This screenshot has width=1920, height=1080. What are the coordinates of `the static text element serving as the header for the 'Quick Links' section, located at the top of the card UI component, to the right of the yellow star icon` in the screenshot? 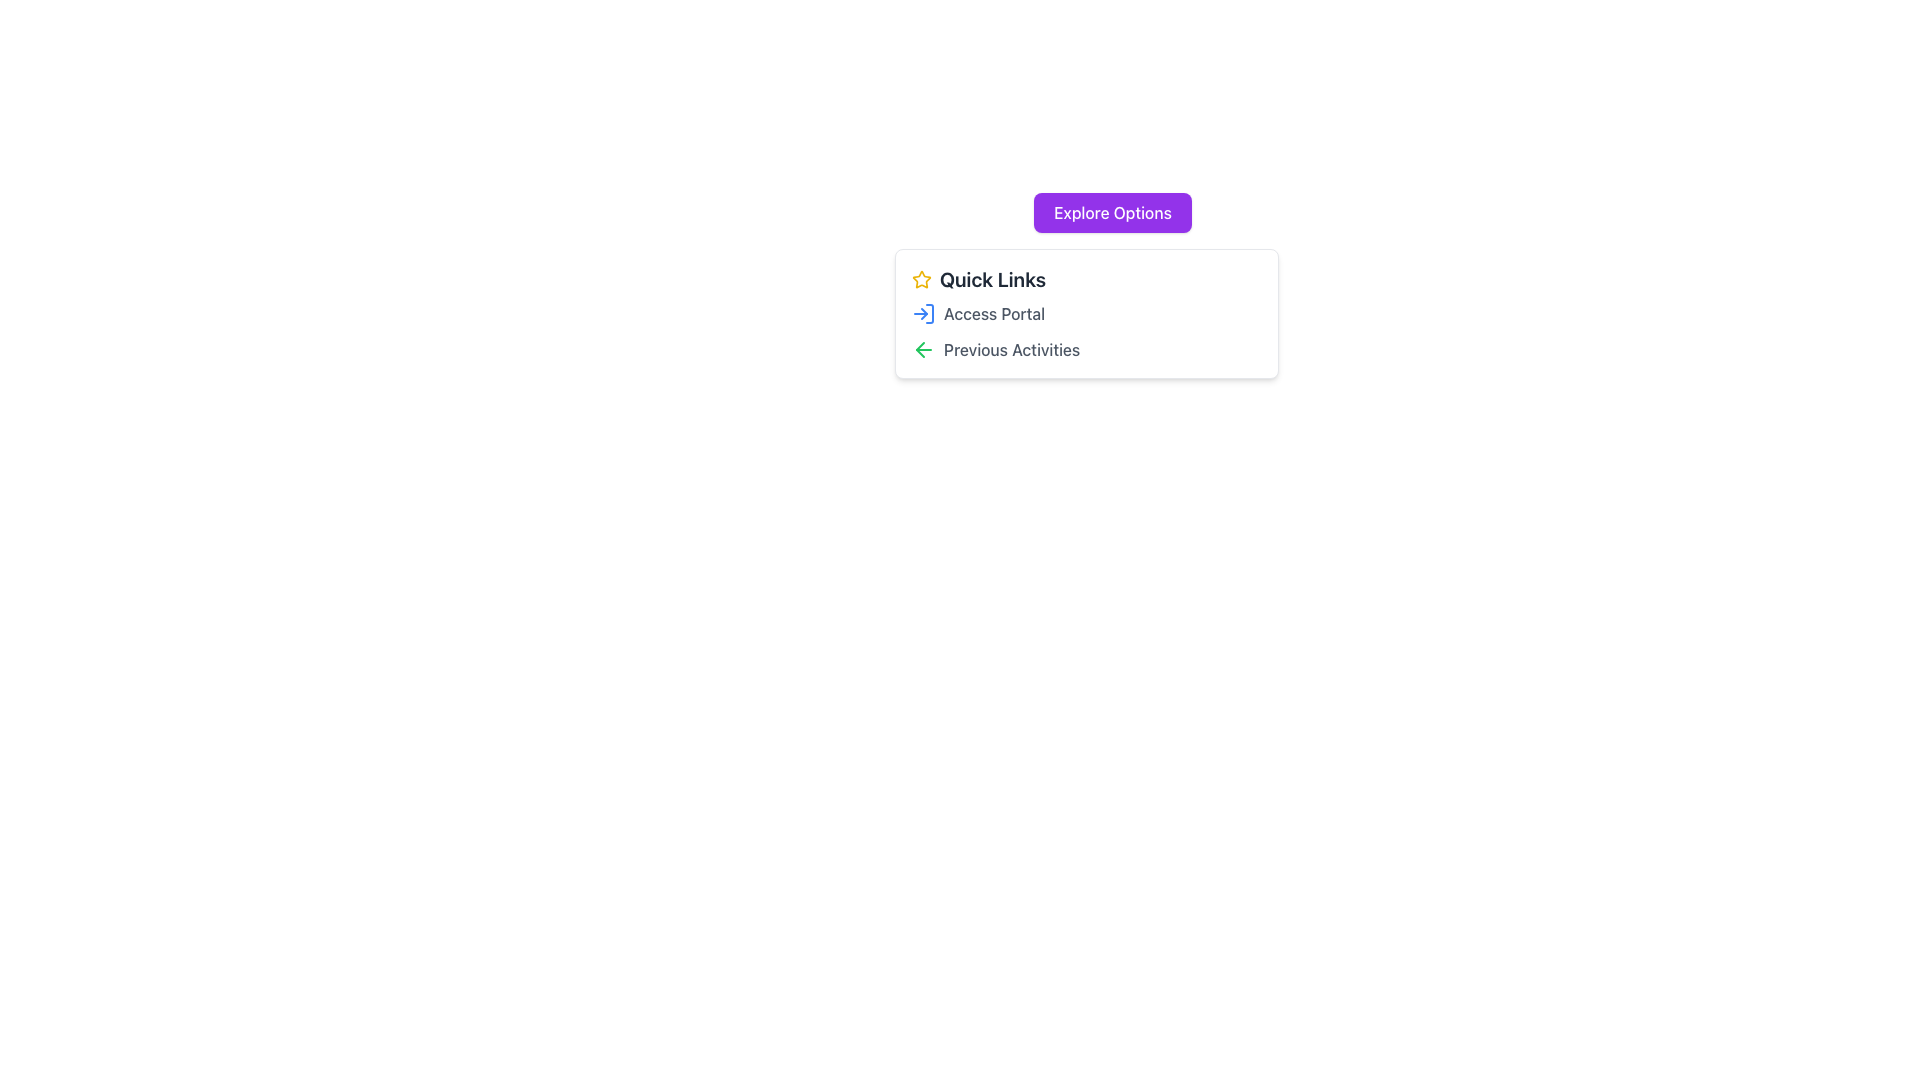 It's located at (993, 280).